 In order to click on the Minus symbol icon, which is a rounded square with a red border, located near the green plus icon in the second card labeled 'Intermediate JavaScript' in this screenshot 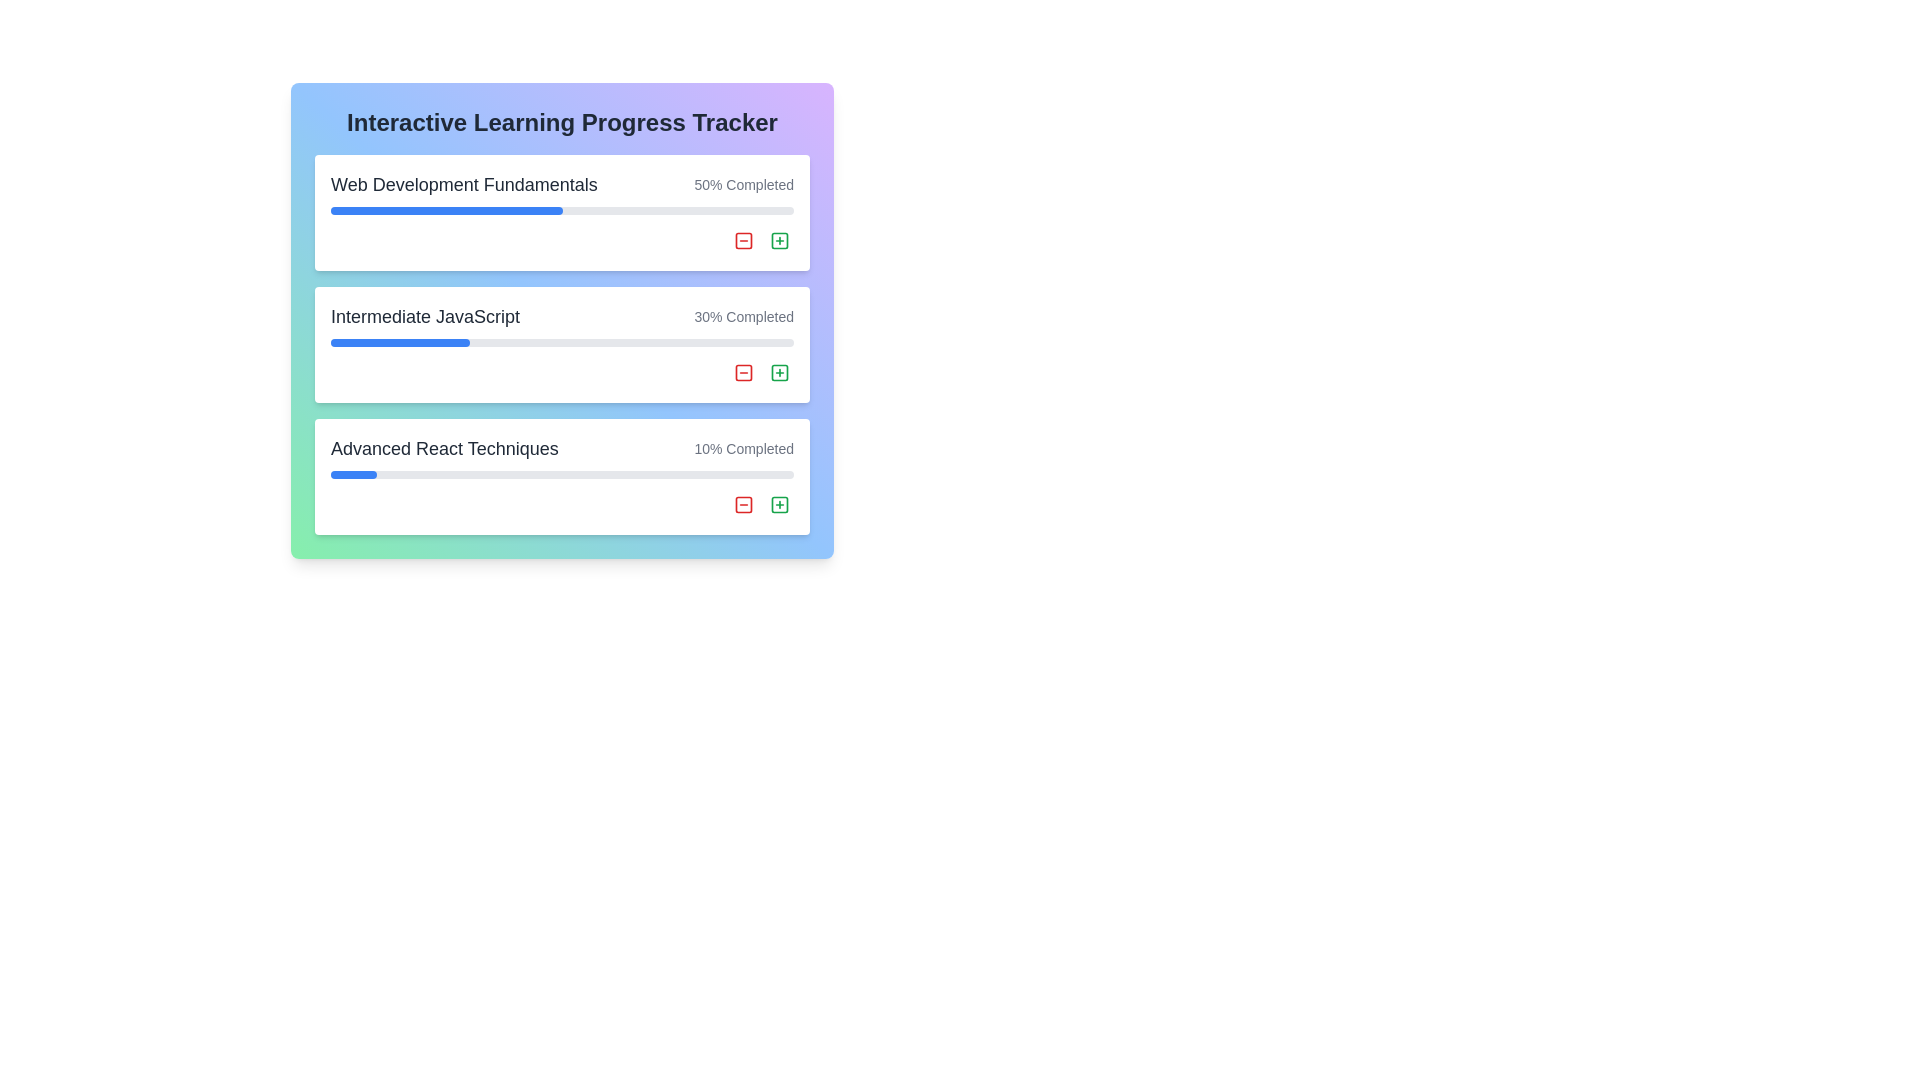, I will do `click(743, 373)`.